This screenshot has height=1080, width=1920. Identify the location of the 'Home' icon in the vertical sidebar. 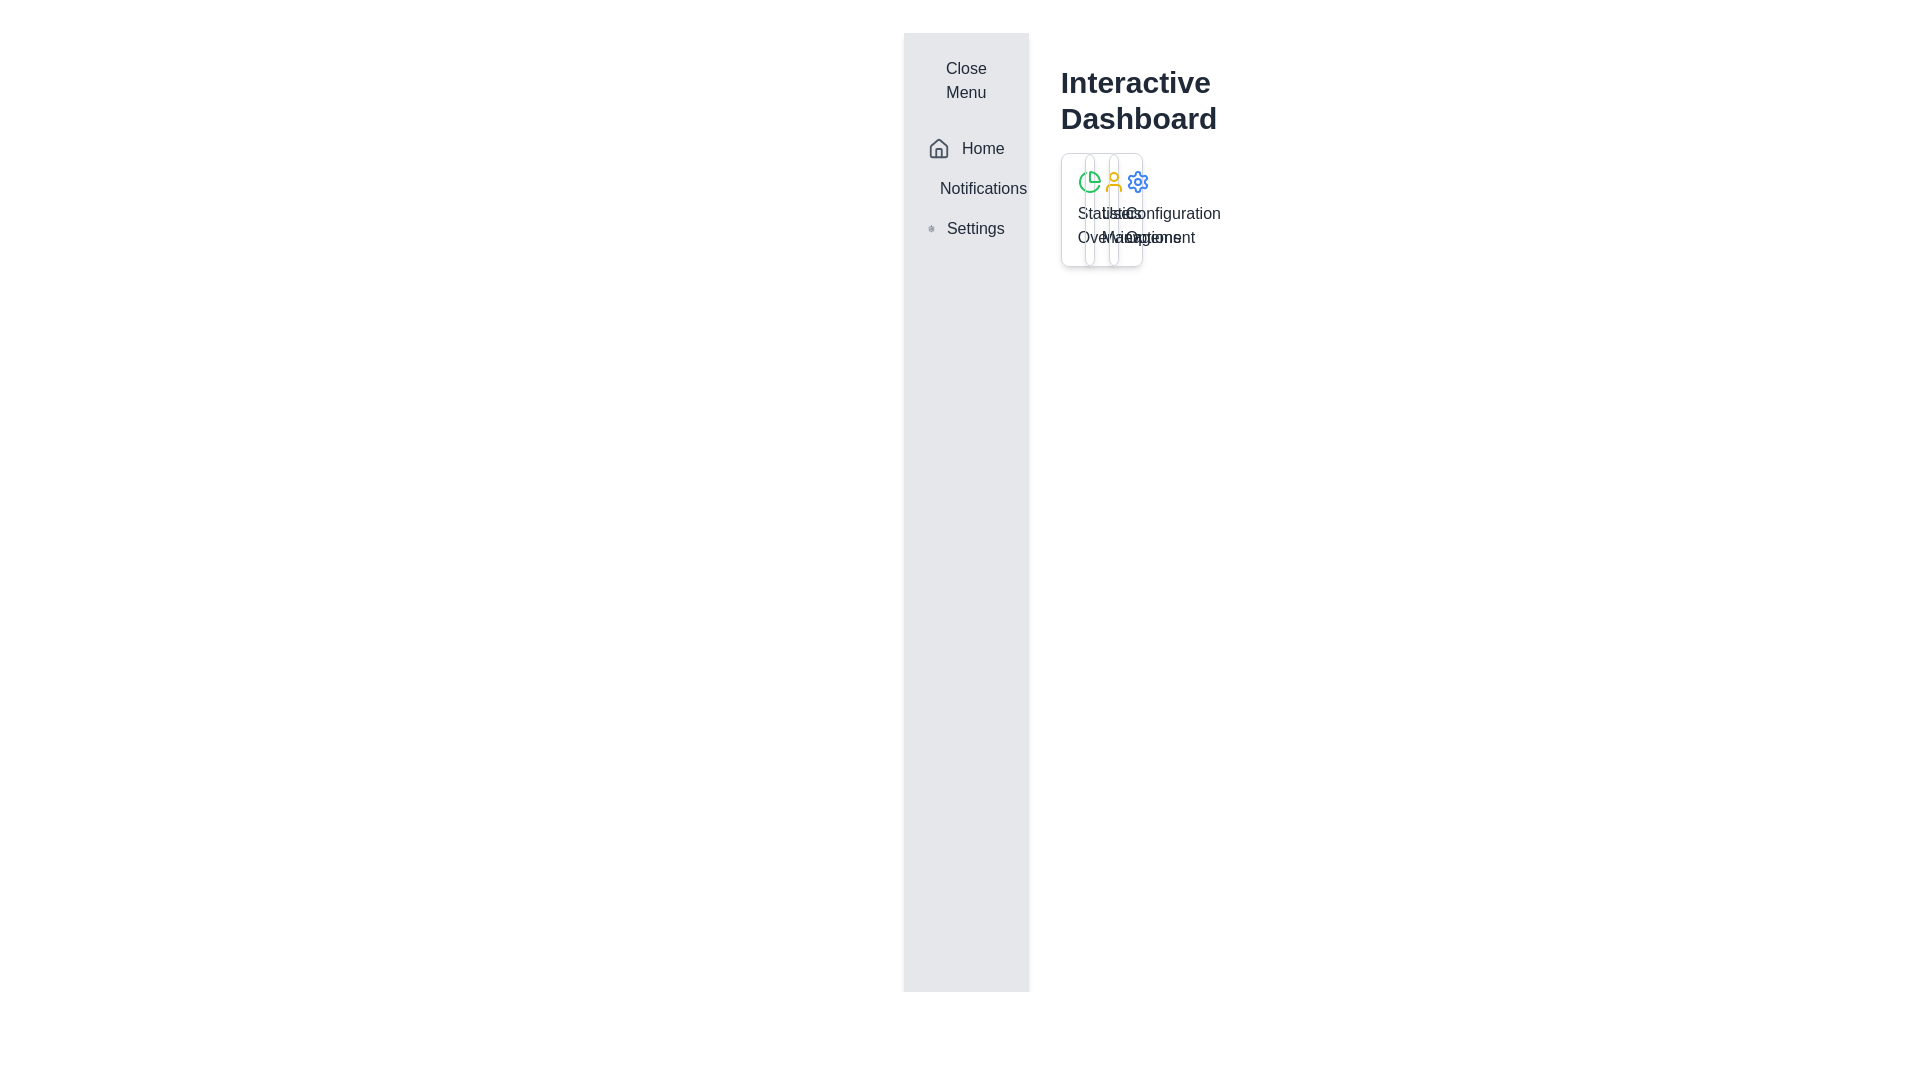
(938, 148).